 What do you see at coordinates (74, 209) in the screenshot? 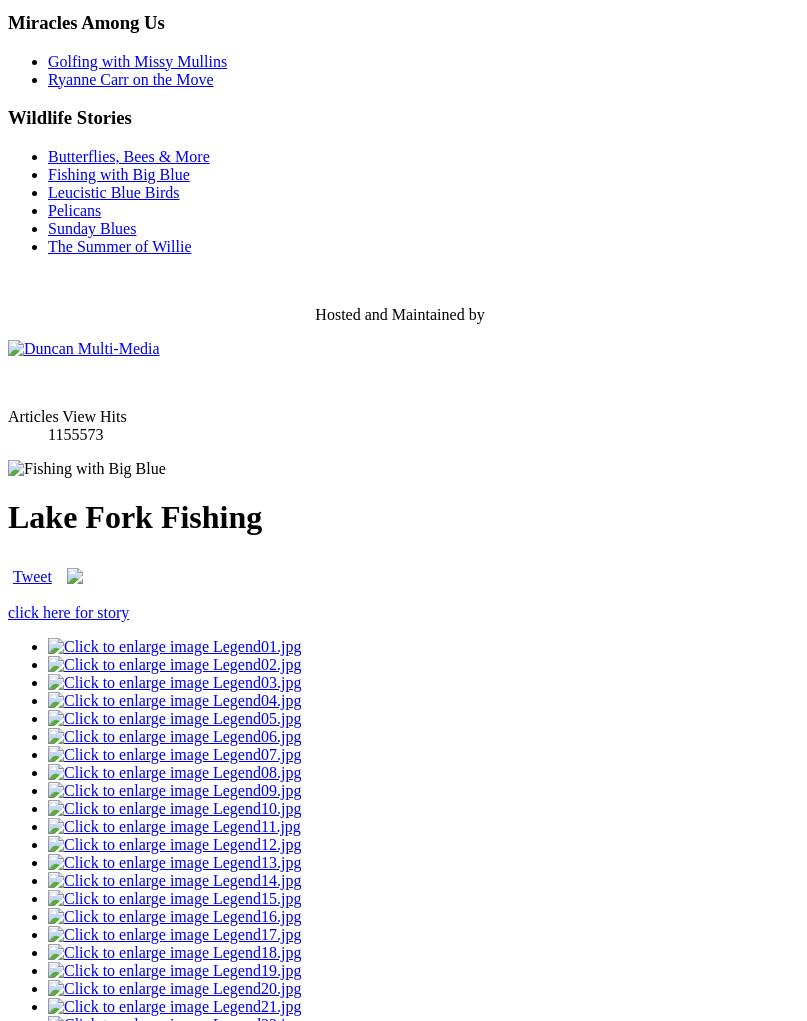
I see `'Pelicans'` at bounding box center [74, 209].